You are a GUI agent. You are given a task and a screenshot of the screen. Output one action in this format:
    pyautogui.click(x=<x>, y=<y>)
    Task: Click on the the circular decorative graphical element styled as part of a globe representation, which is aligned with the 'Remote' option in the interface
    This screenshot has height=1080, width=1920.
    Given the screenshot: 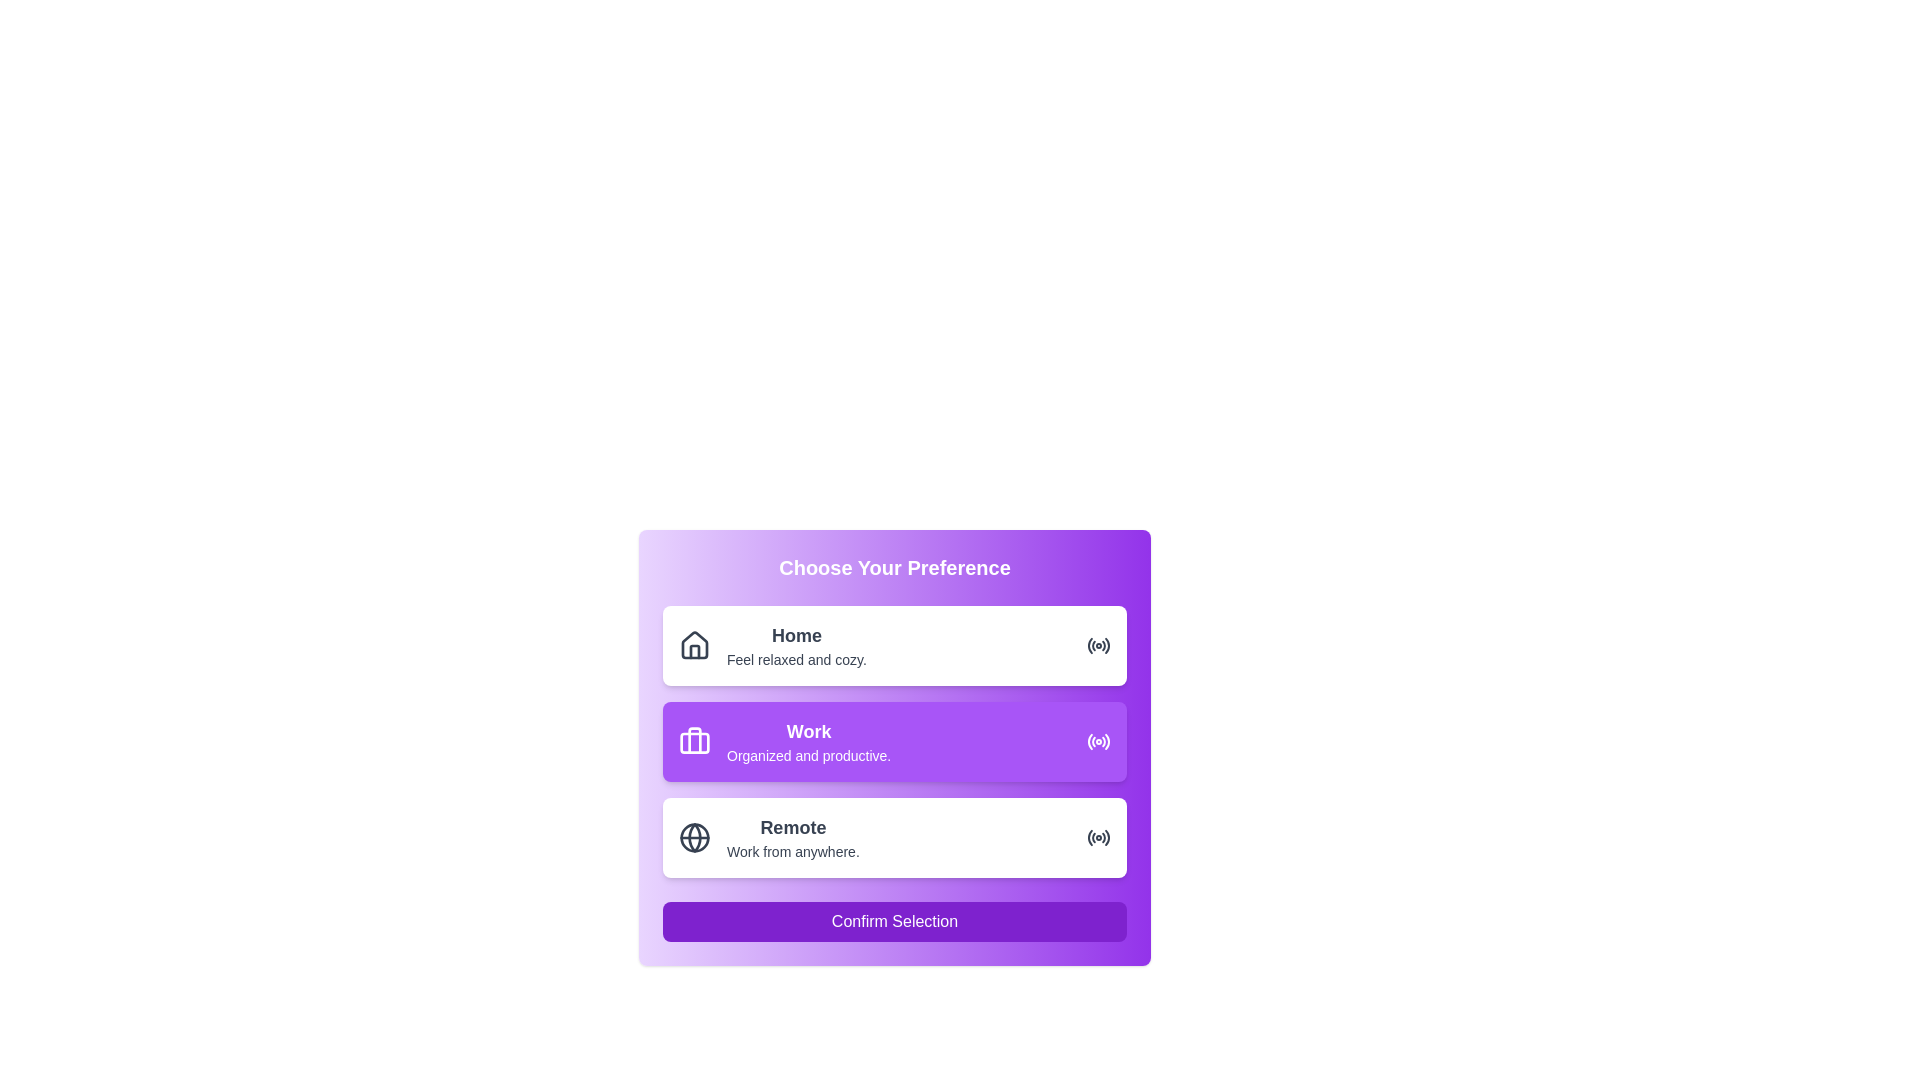 What is the action you would take?
    pyautogui.click(x=695, y=837)
    